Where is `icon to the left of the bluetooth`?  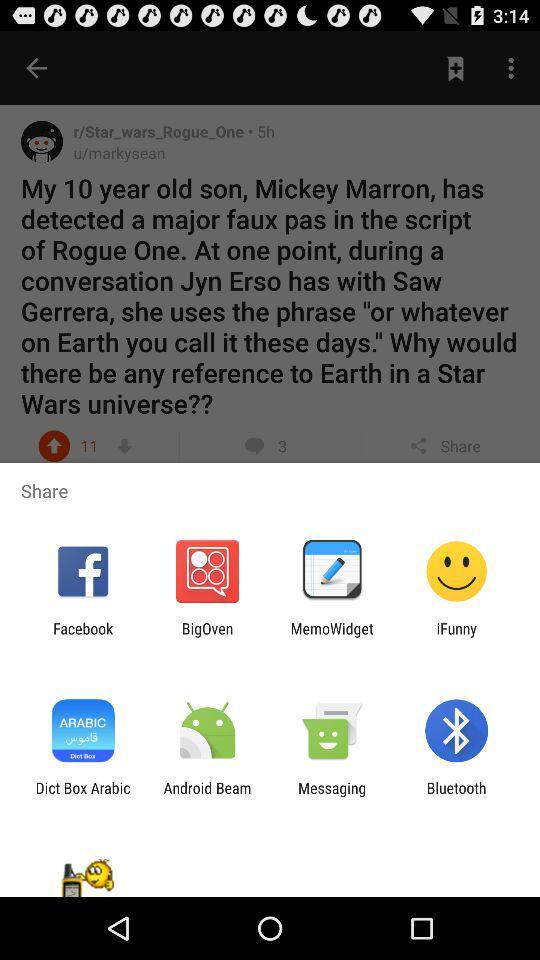
icon to the left of the bluetooth is located at coordinates (332, 796).